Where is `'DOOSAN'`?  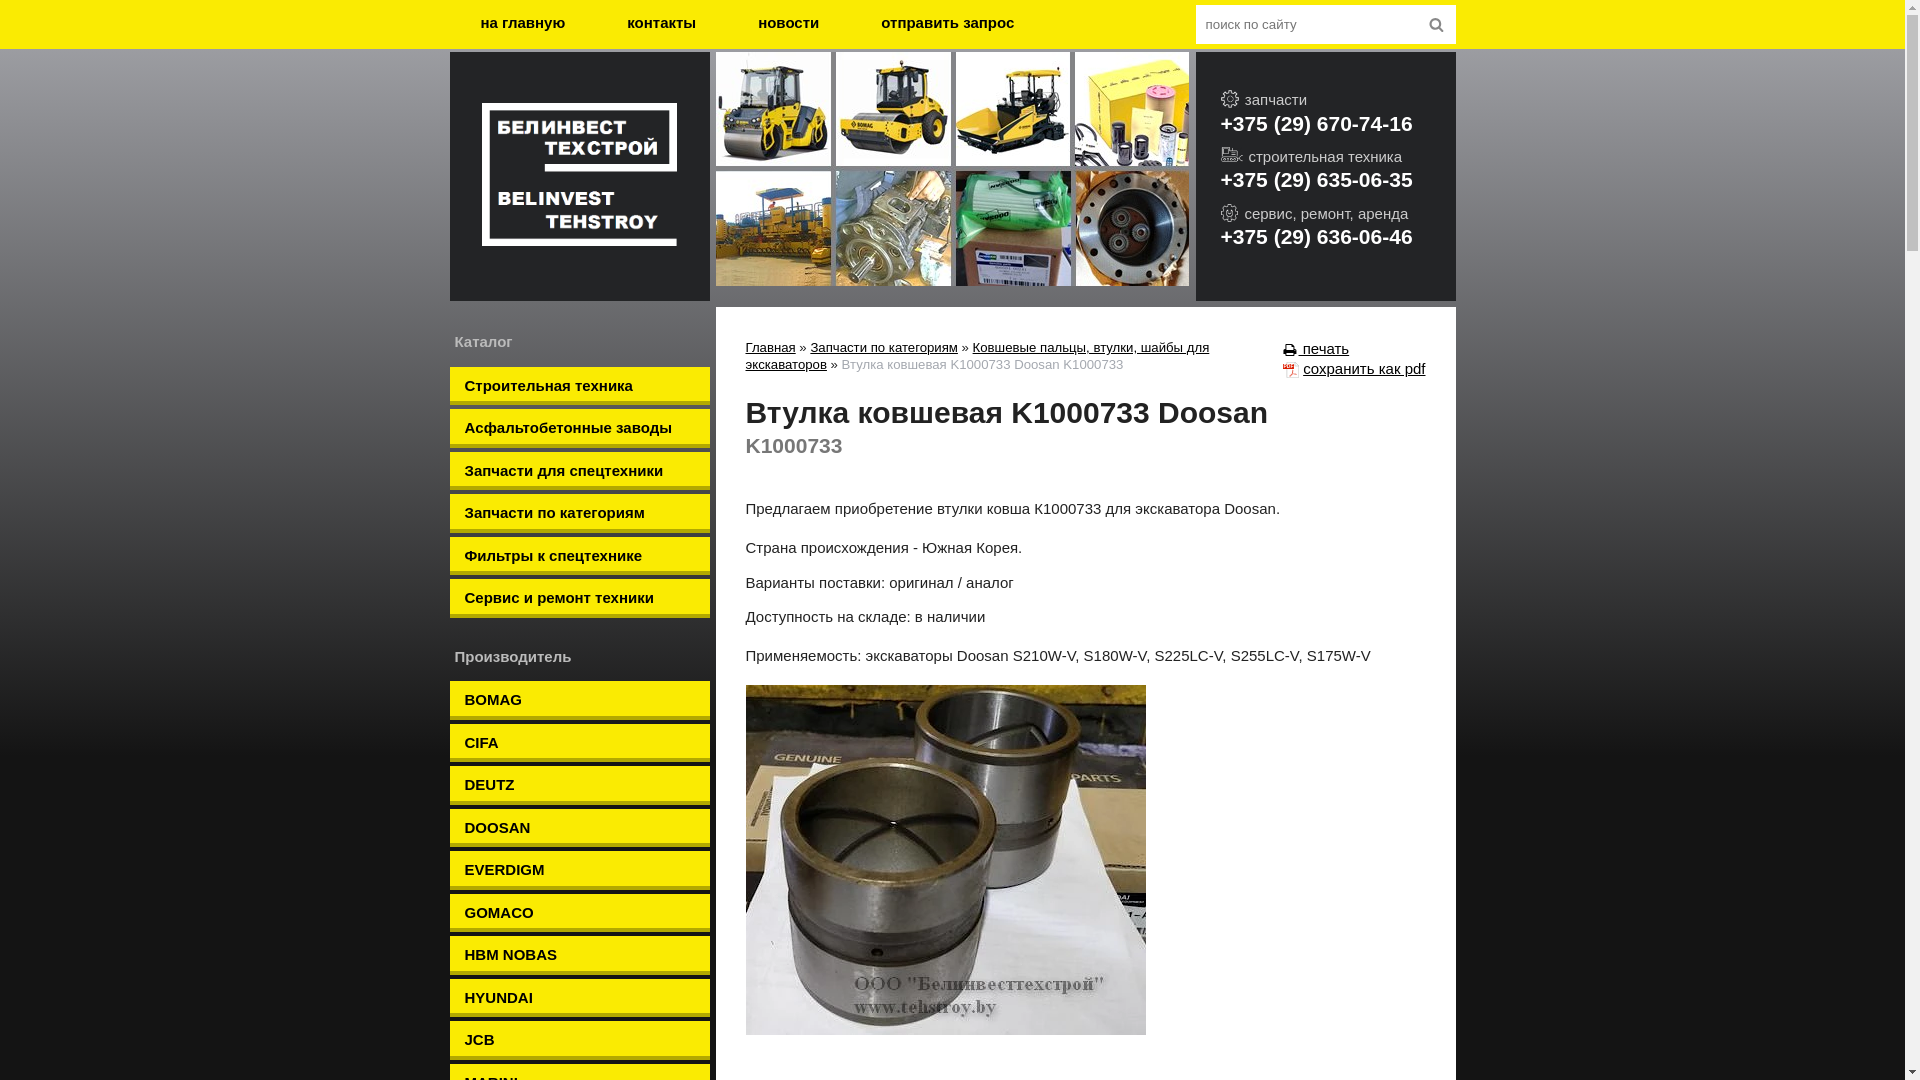
'DOOSAN' is located at coordinates (579, 827).